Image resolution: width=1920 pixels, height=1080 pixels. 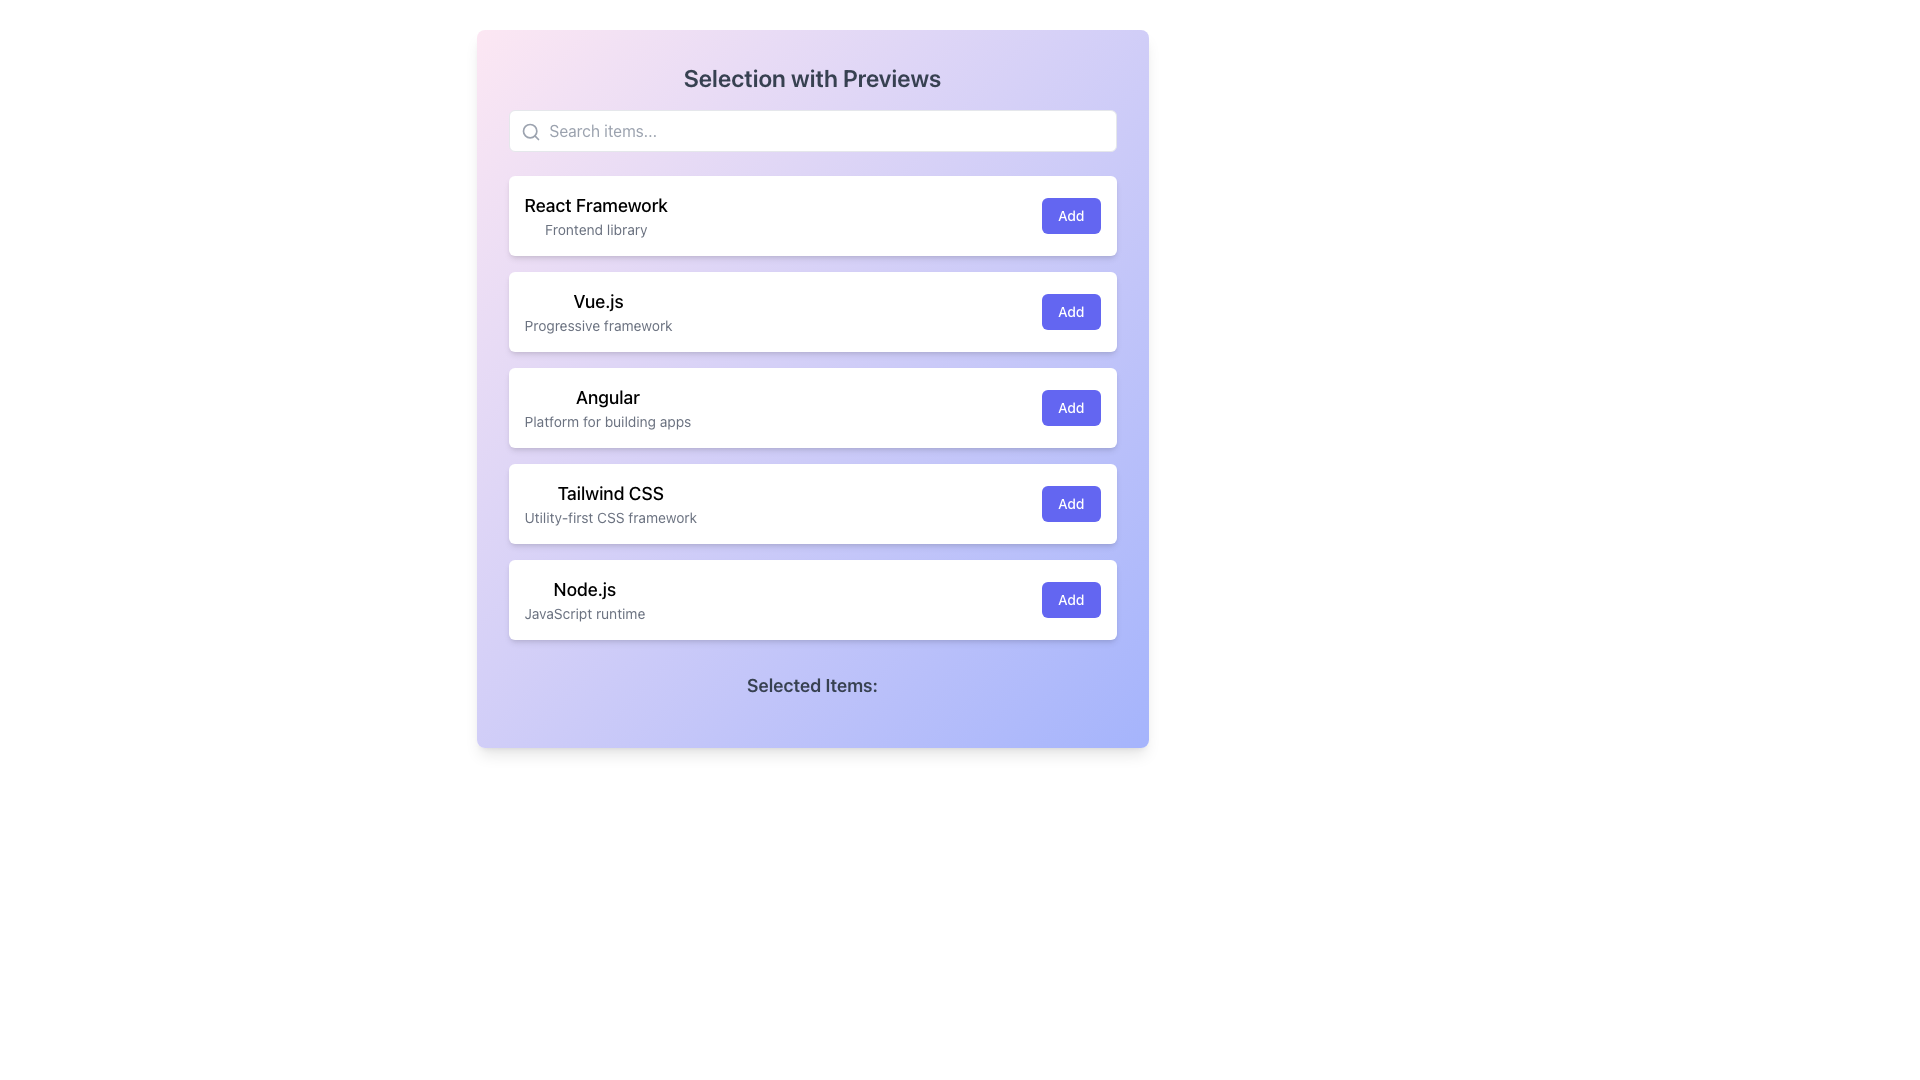 I want to click on the 'Add' button associated with the 'Vue.js' framework located on the right side of the card in the second position of the vertical list, so click(x=1070, y=312).